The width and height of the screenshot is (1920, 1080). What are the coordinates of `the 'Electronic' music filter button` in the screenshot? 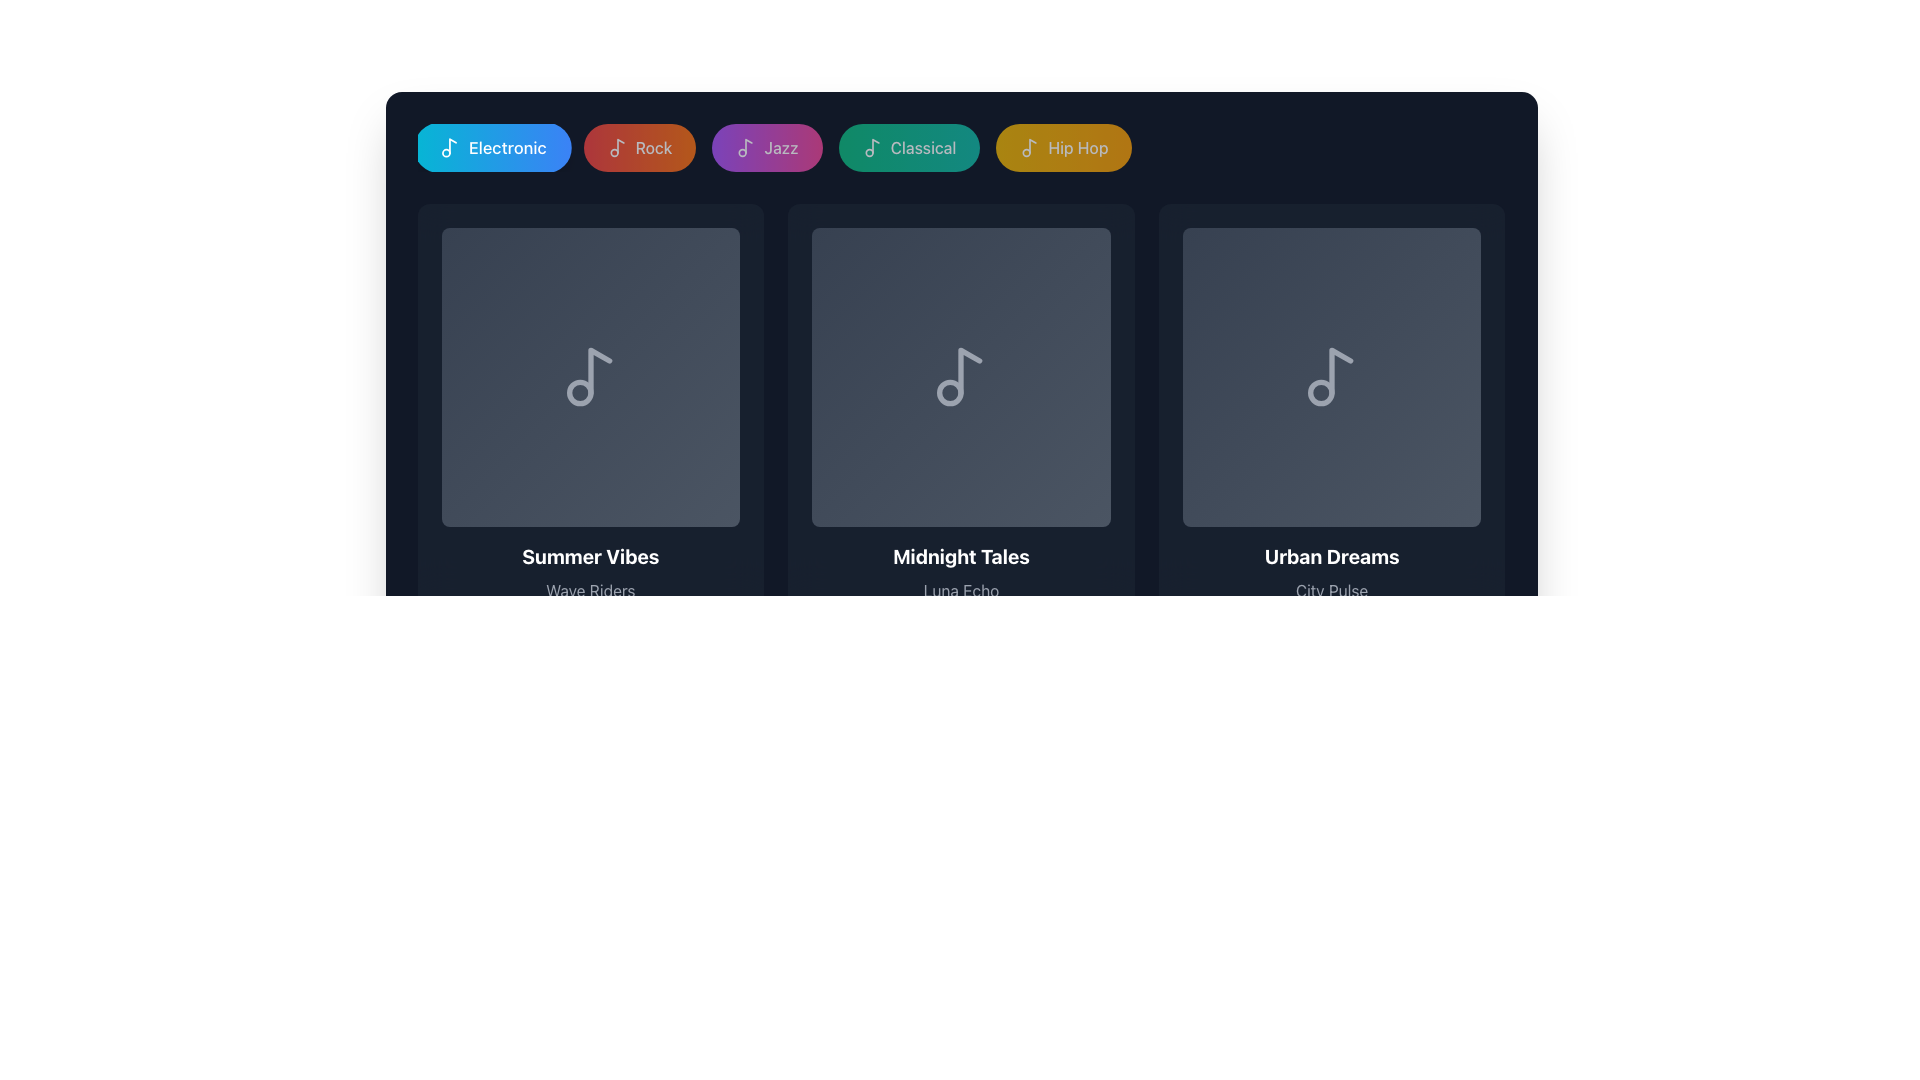 It's located at (492, 146).